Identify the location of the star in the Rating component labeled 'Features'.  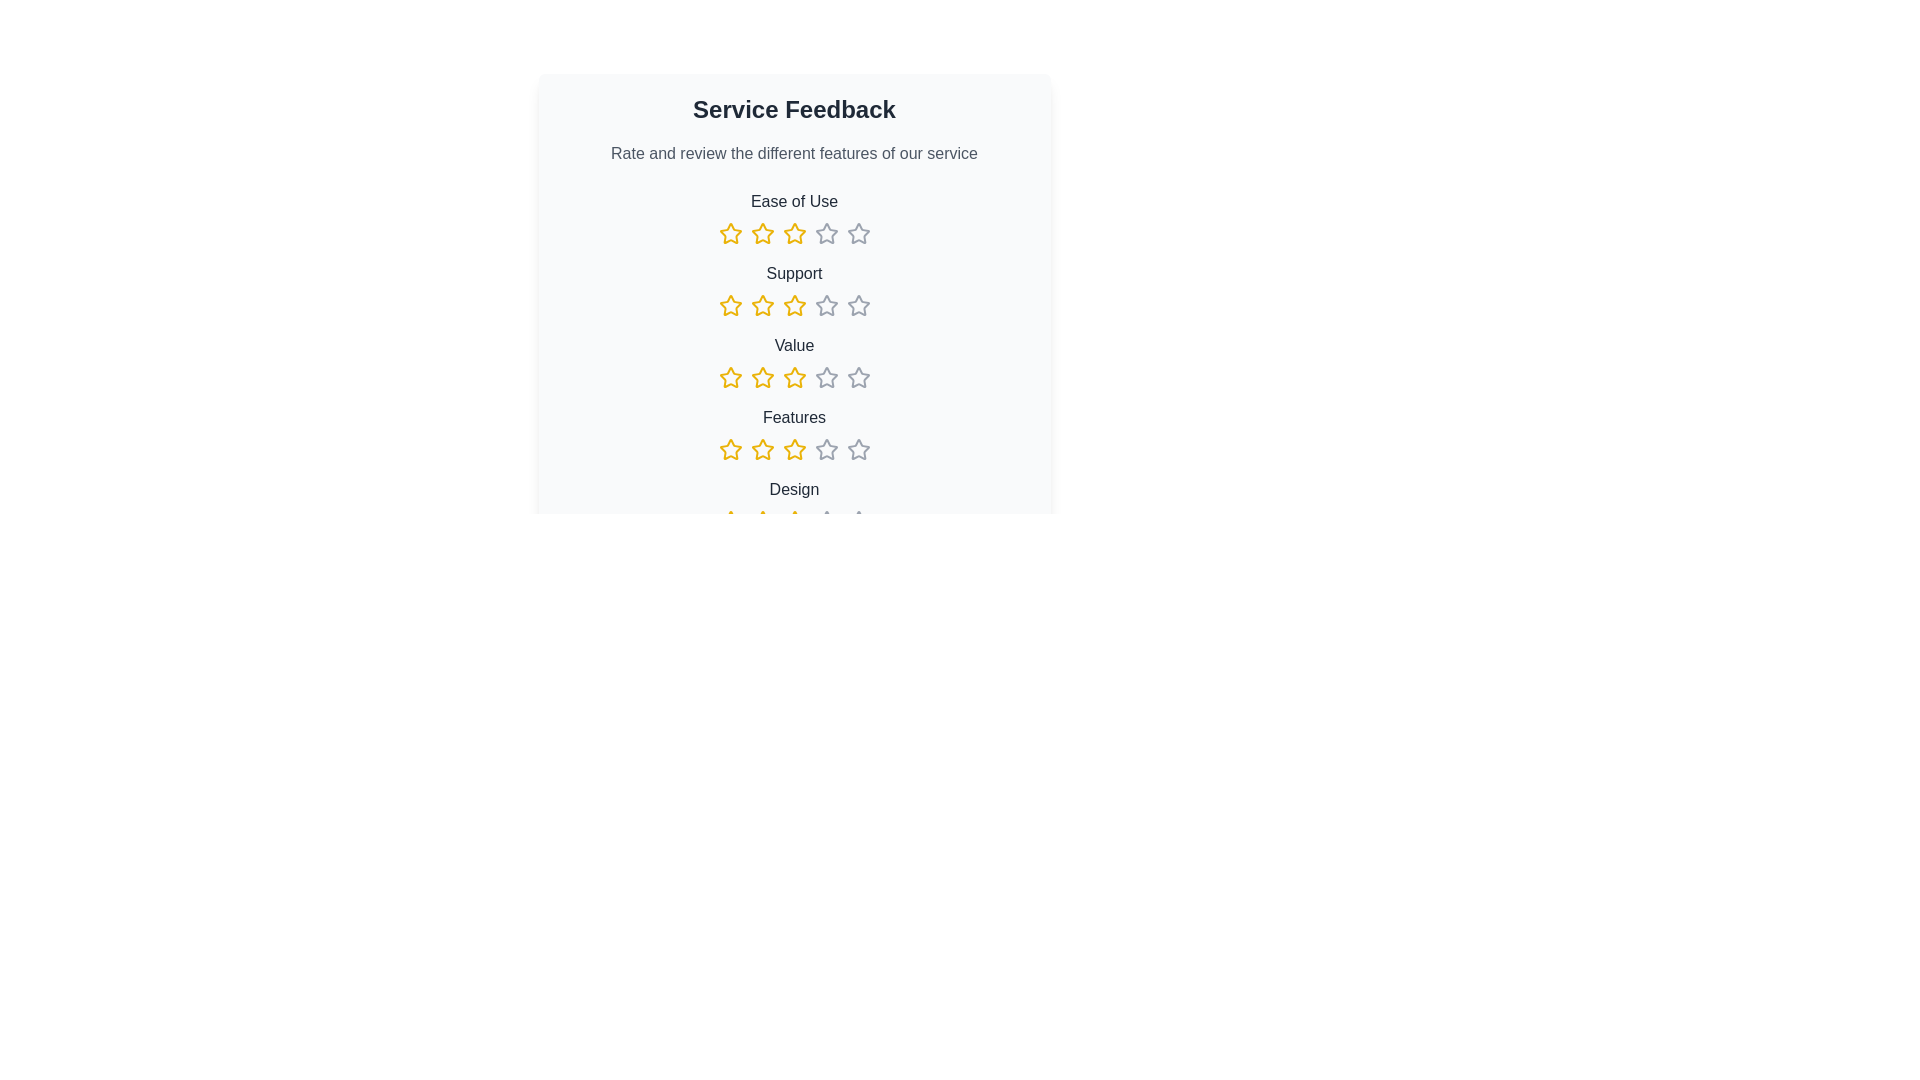
(793, 433).